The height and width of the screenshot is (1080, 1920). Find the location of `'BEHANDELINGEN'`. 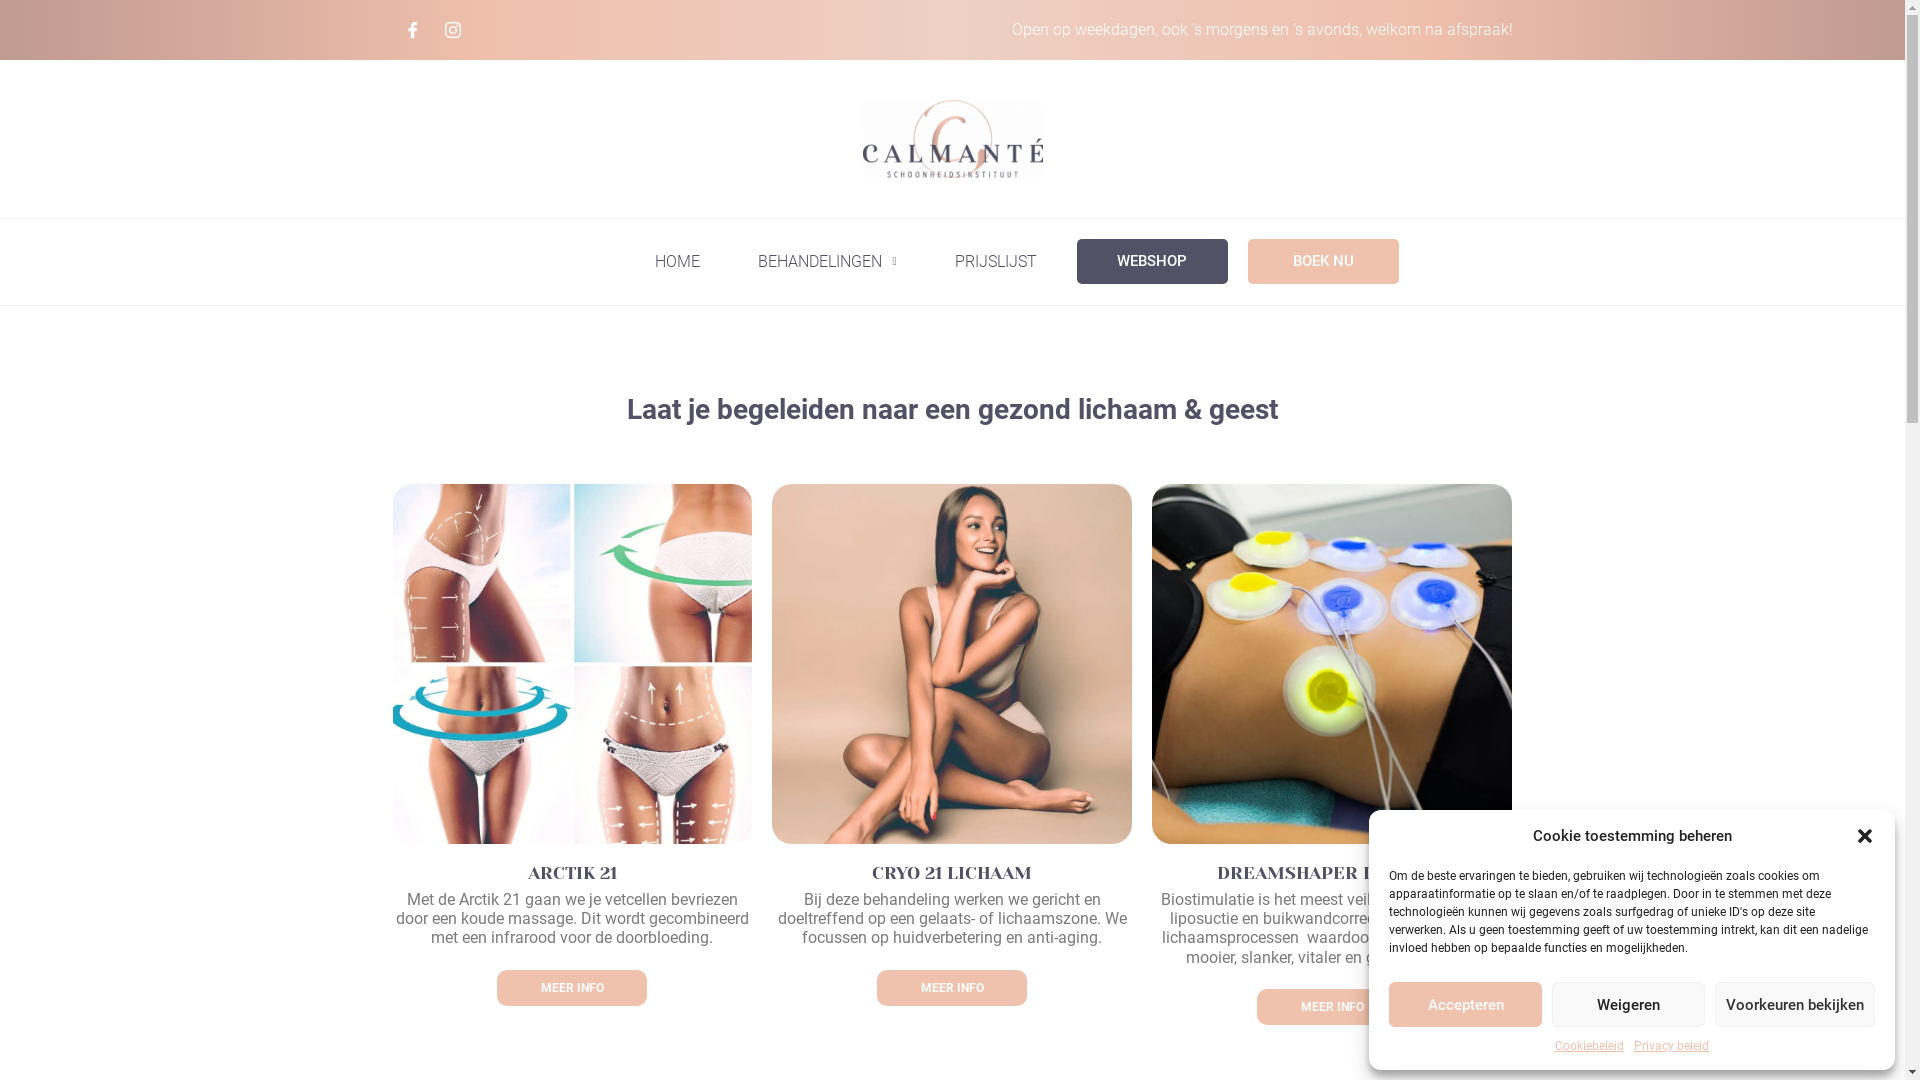

'BEHANDELINGEN' is located at coordinates (826, 261).